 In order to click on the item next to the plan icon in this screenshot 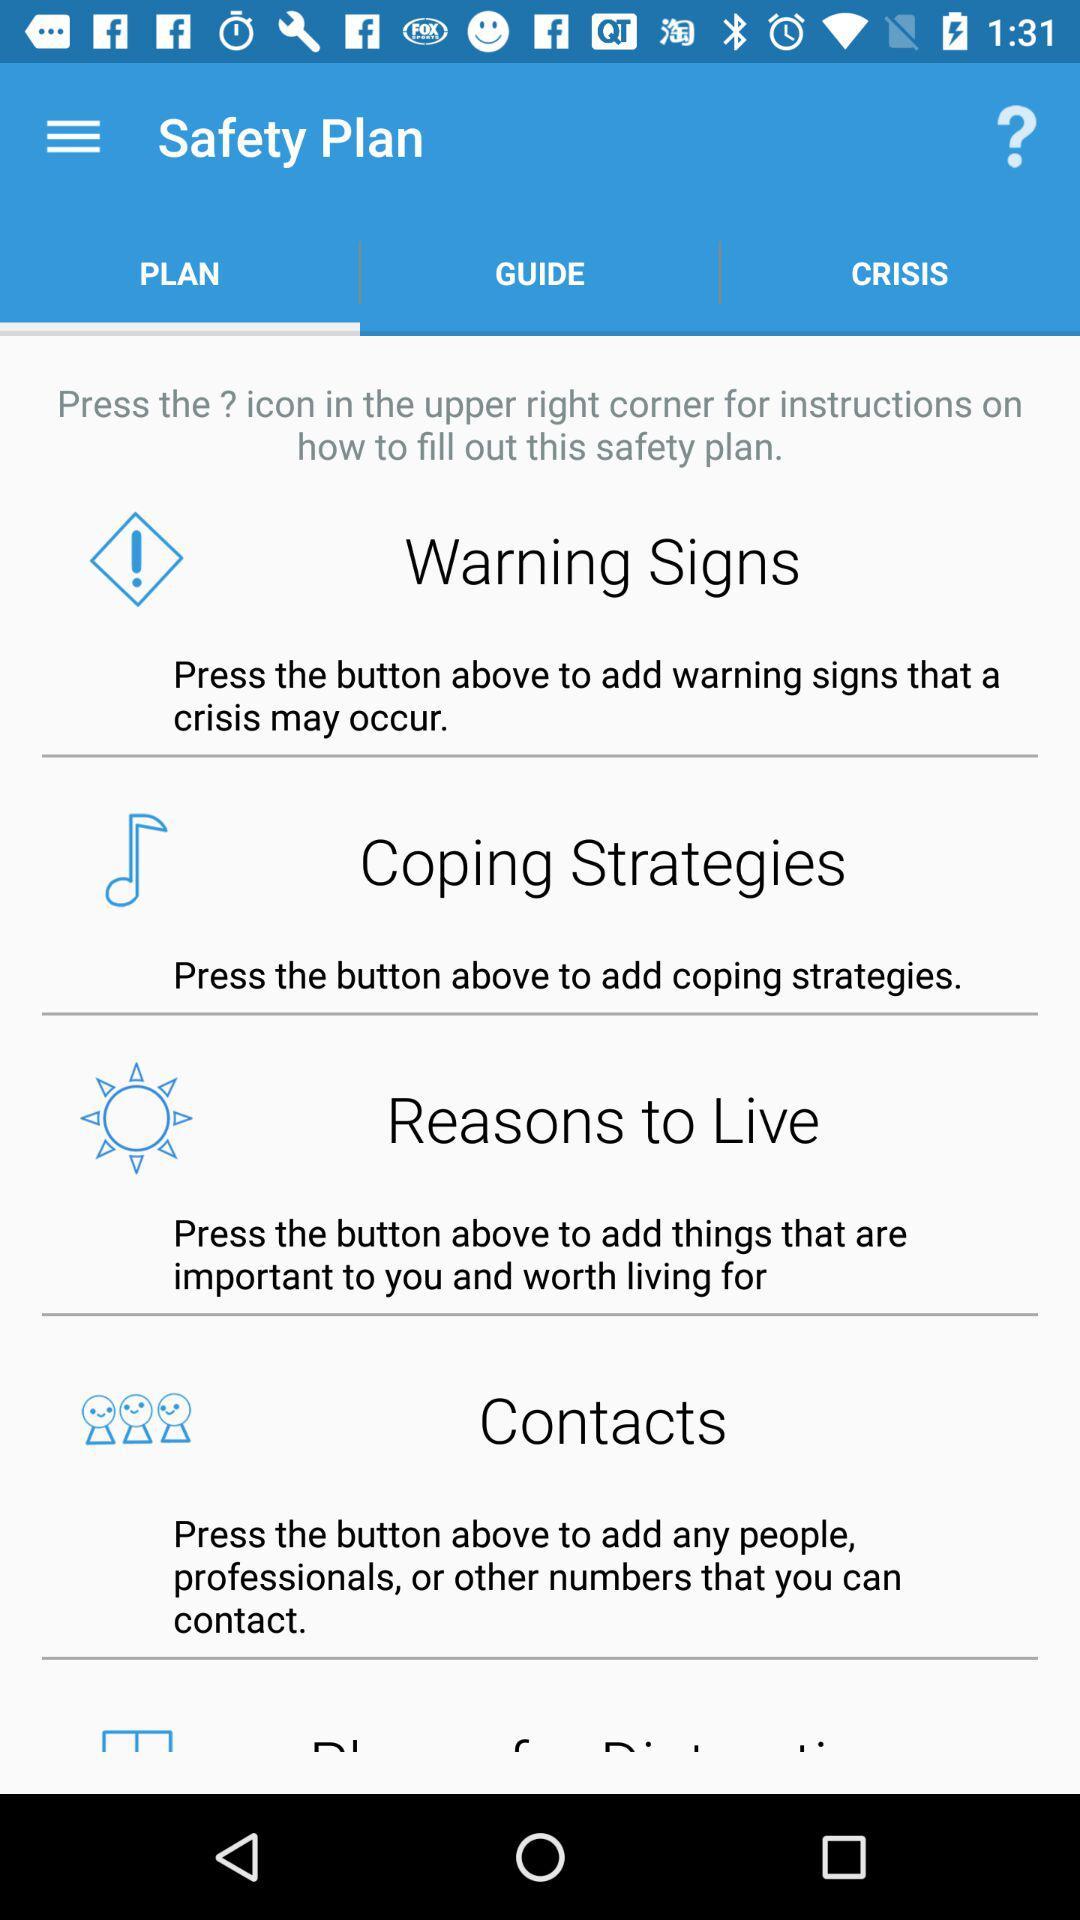, I will do `click(540, 272)`.